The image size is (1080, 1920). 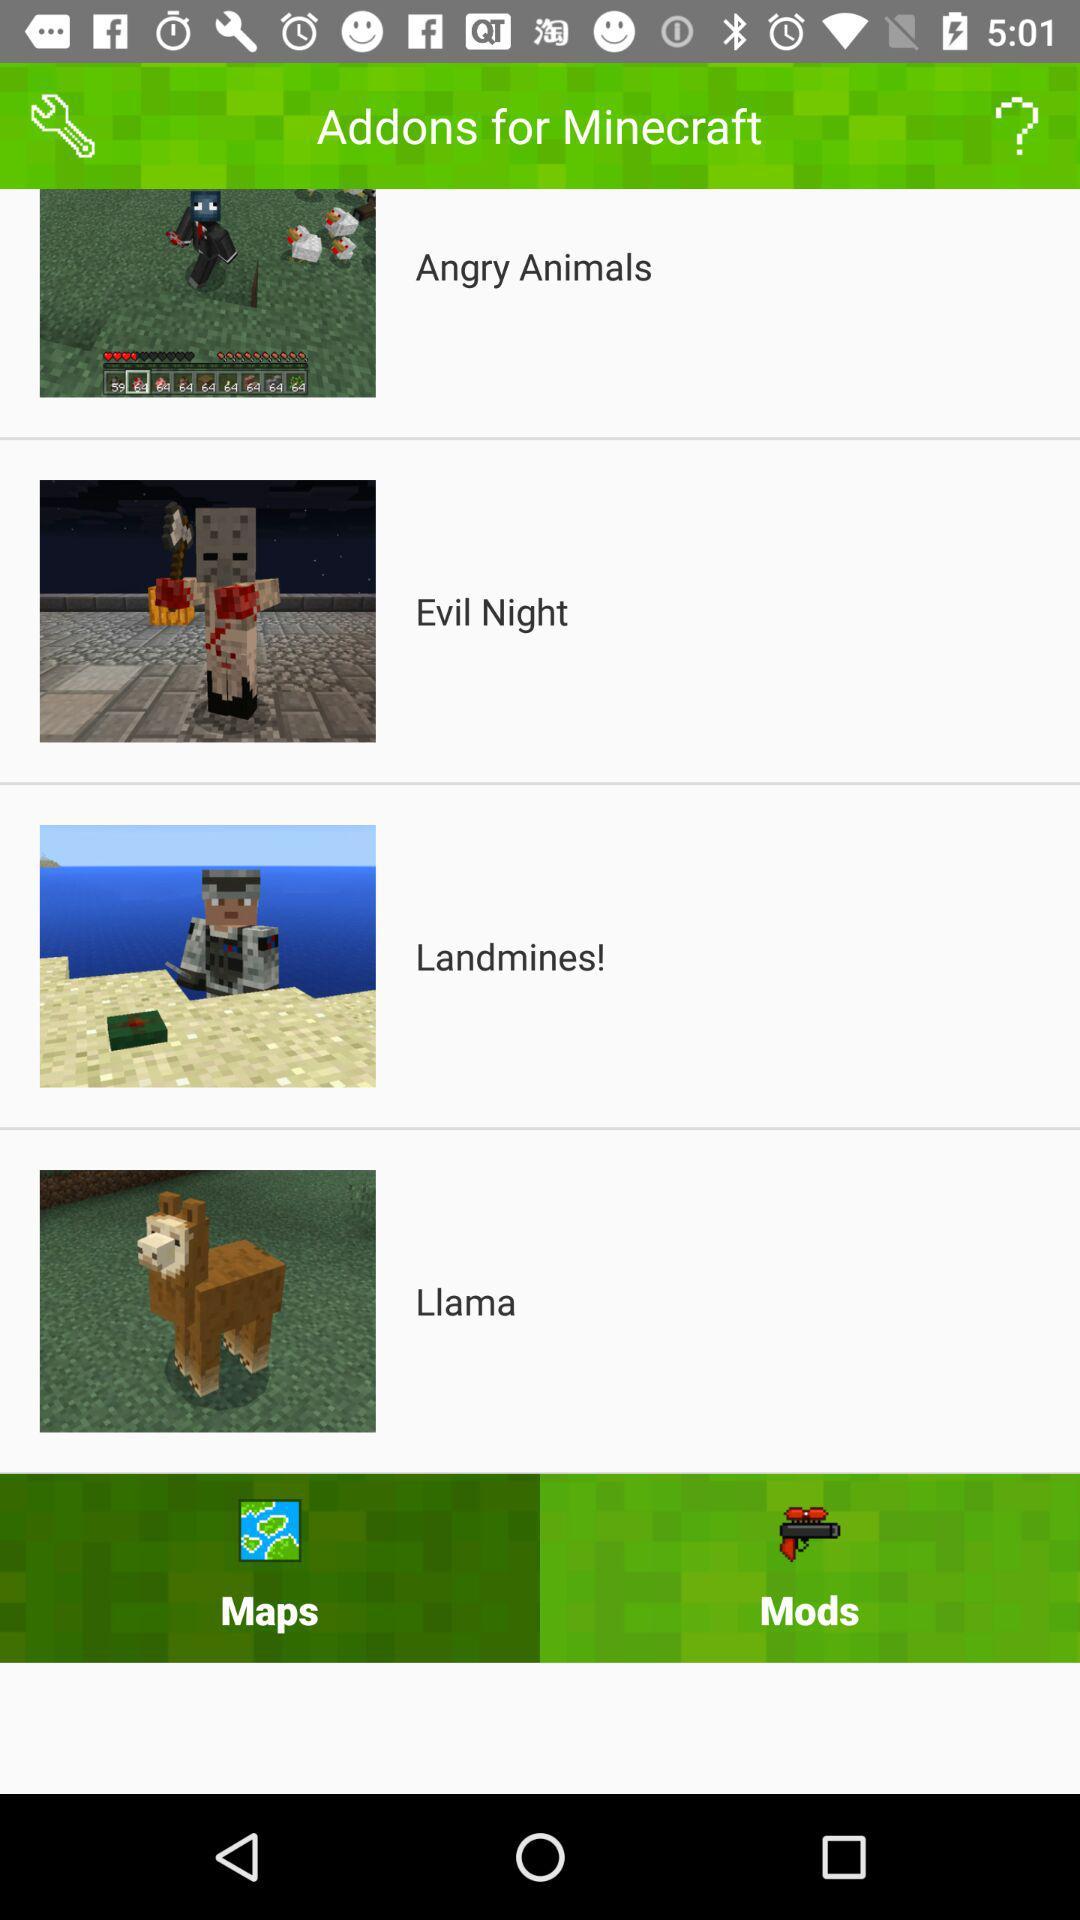 What do you see at coordinates (509, 955) in the screenshot?
I see `the landmines!` at bounding box center [509, 955].